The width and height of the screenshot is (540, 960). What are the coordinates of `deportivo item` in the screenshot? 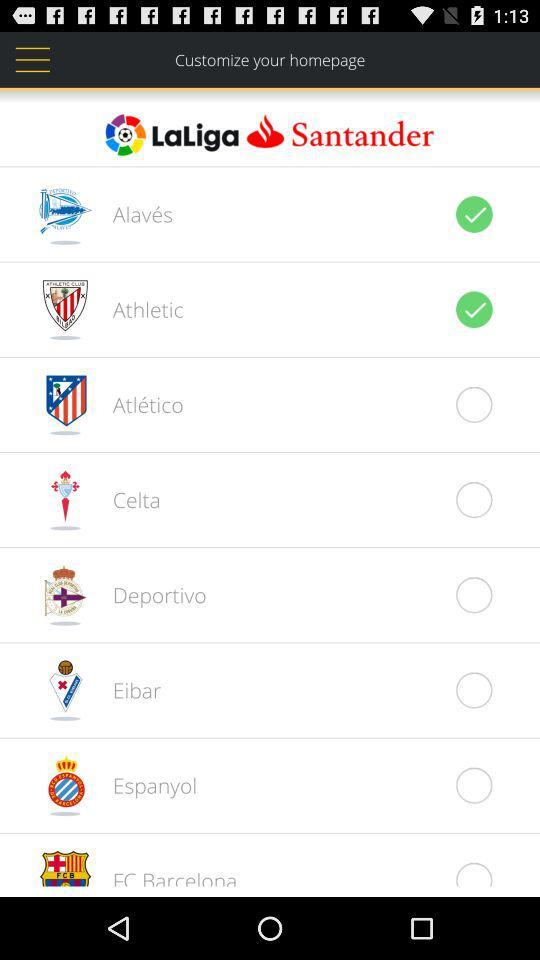 It's located at (148, 594).